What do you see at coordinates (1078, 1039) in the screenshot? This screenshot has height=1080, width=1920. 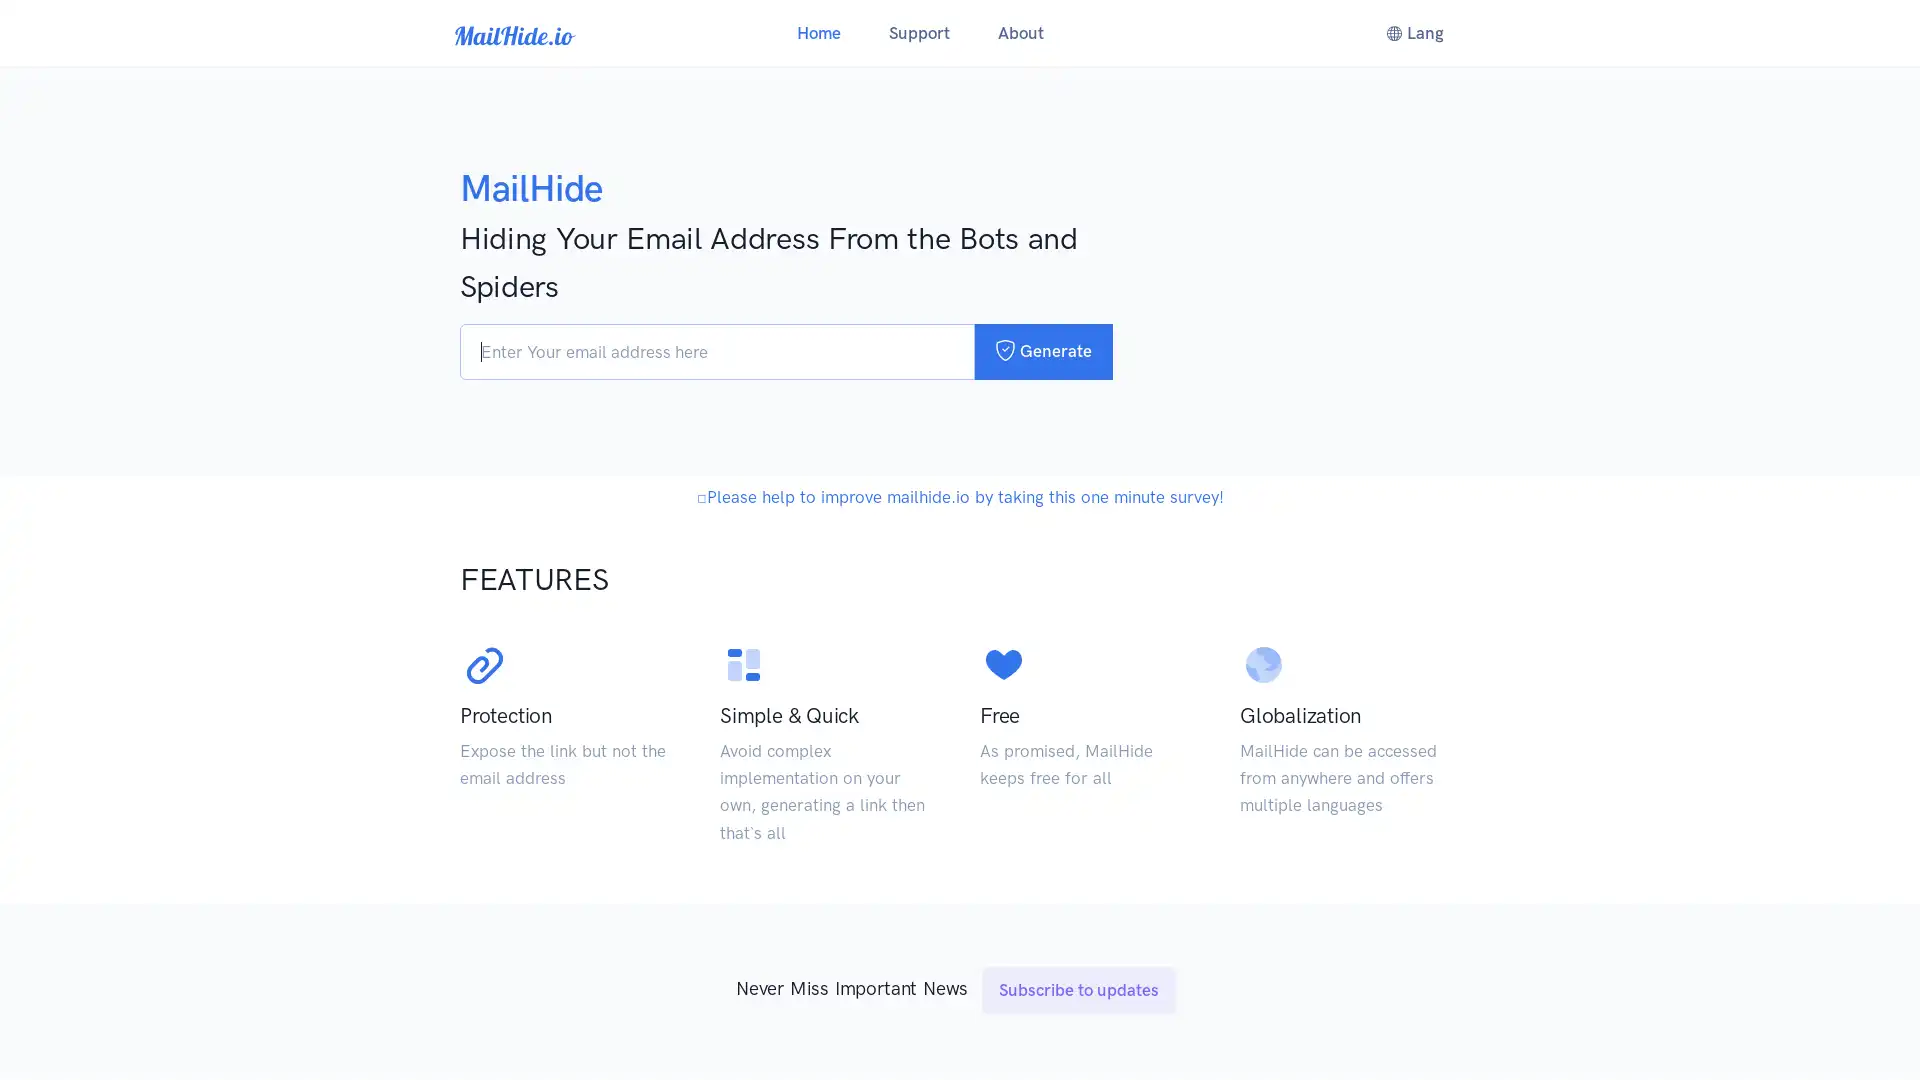 I see `Subscribe to updates` at bounding box center [1078, 1039].